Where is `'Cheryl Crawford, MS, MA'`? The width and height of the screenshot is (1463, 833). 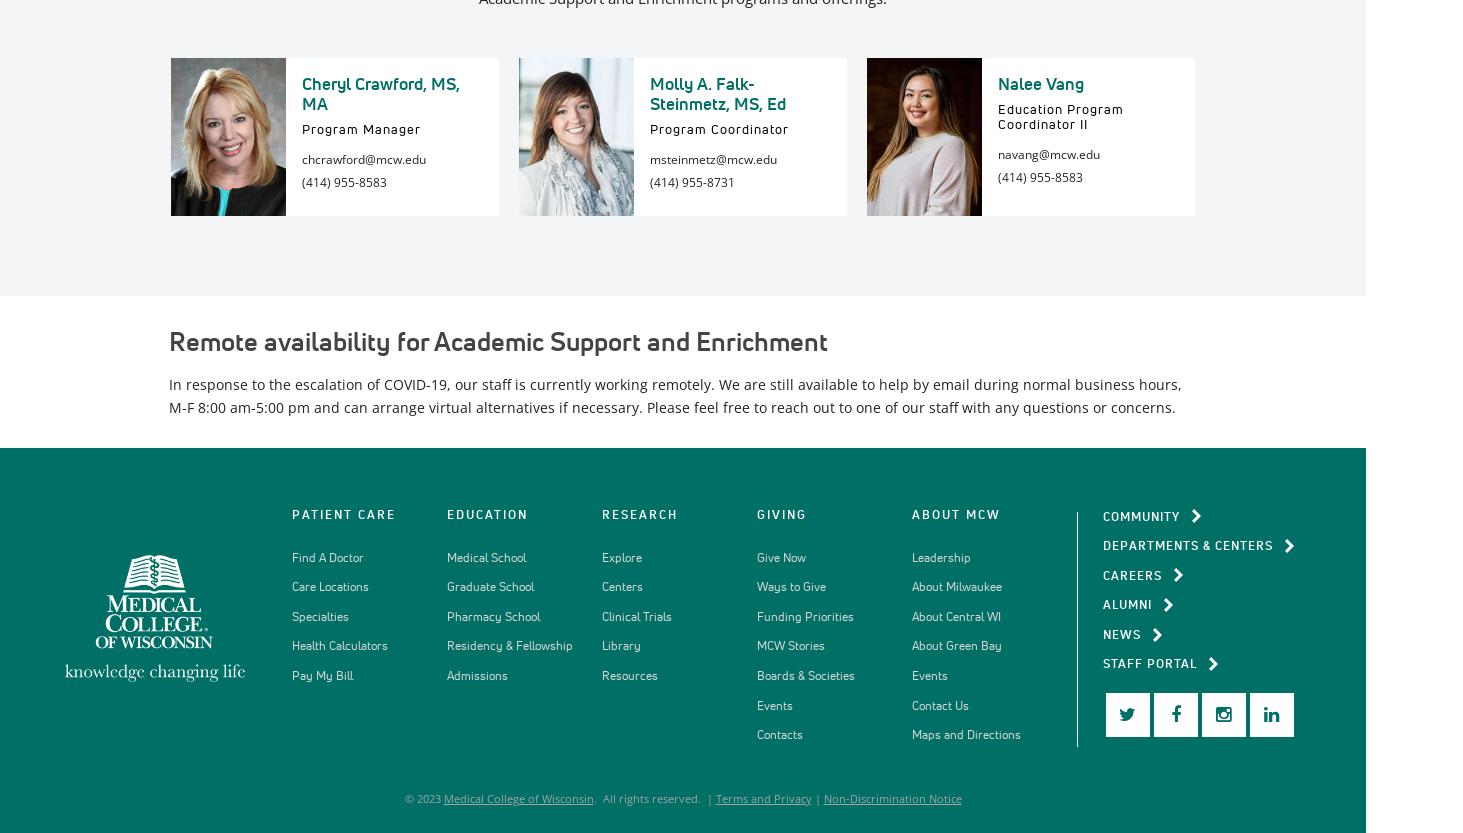 'Cheryl Crawford, MS, MA' is located at coordinates (379, 91).